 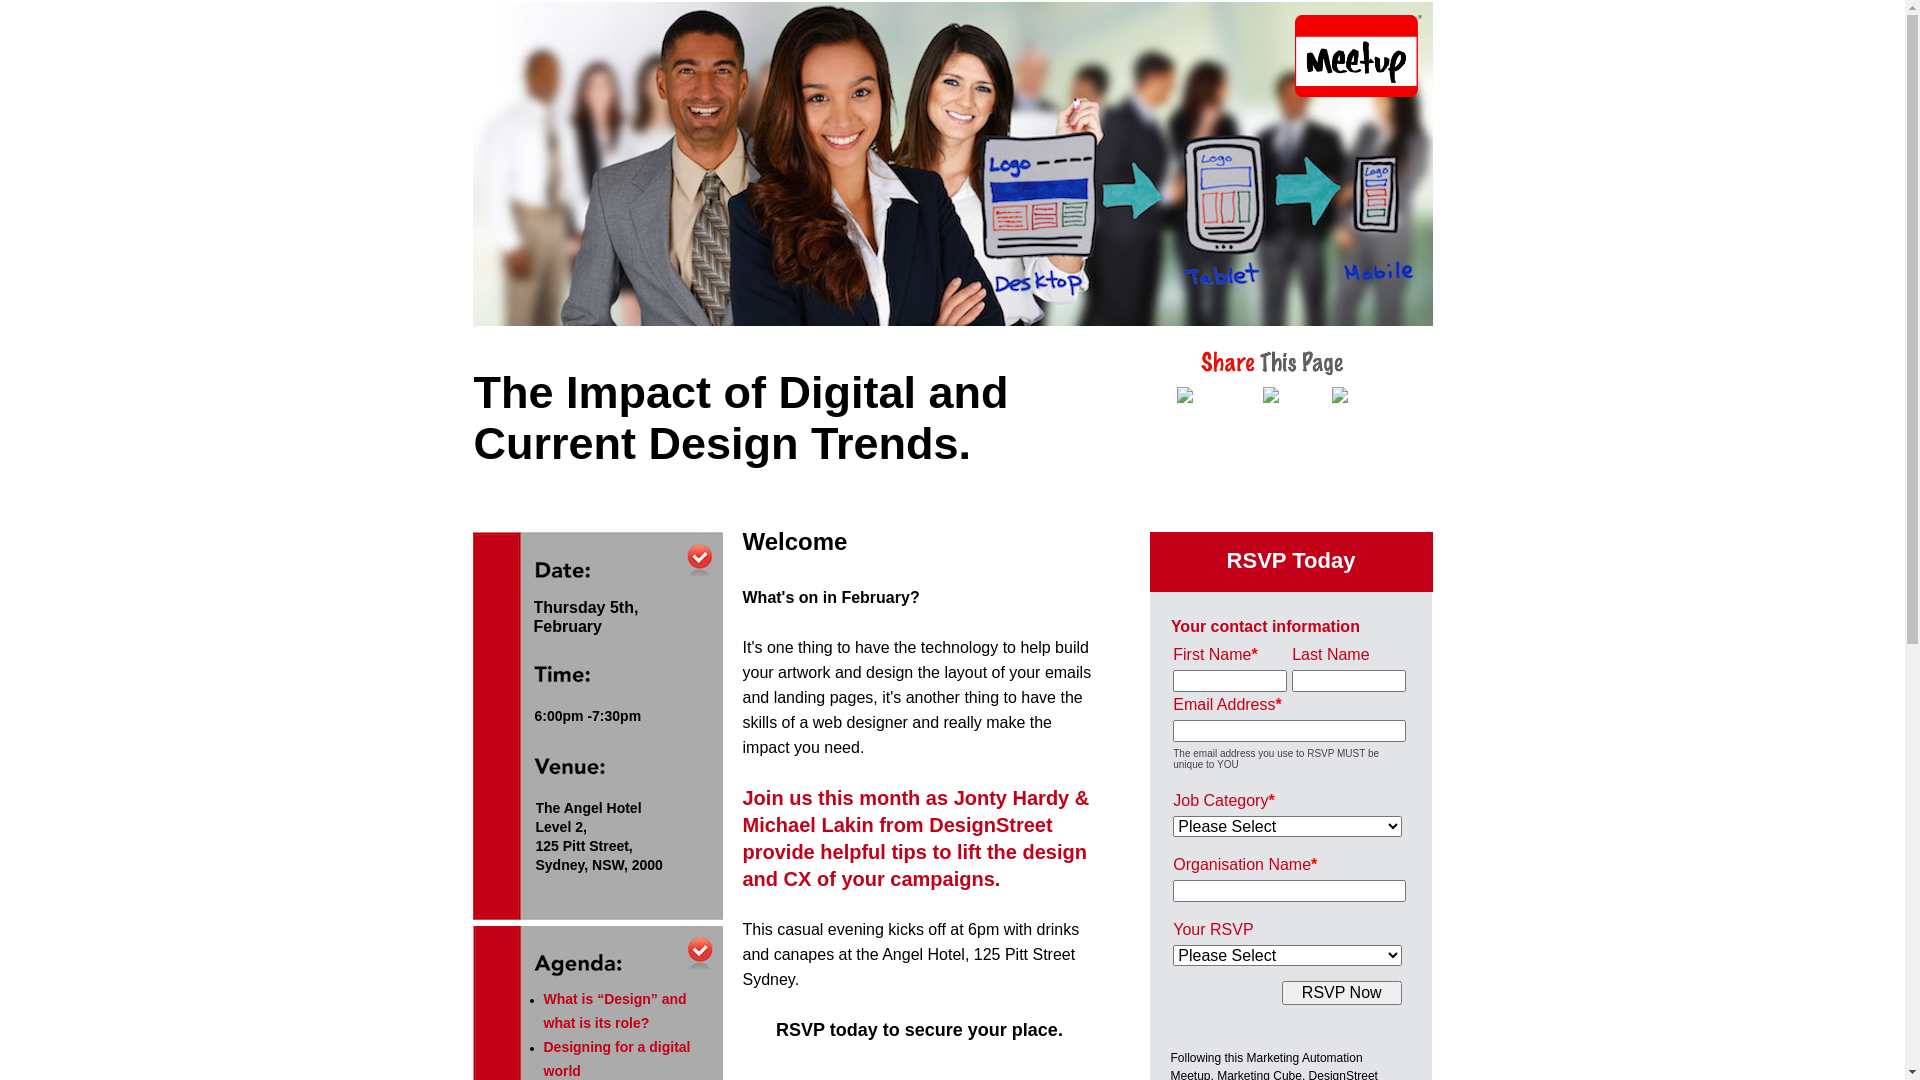 I want to click on 'RSVP Now', so click(x=1342, y=992).